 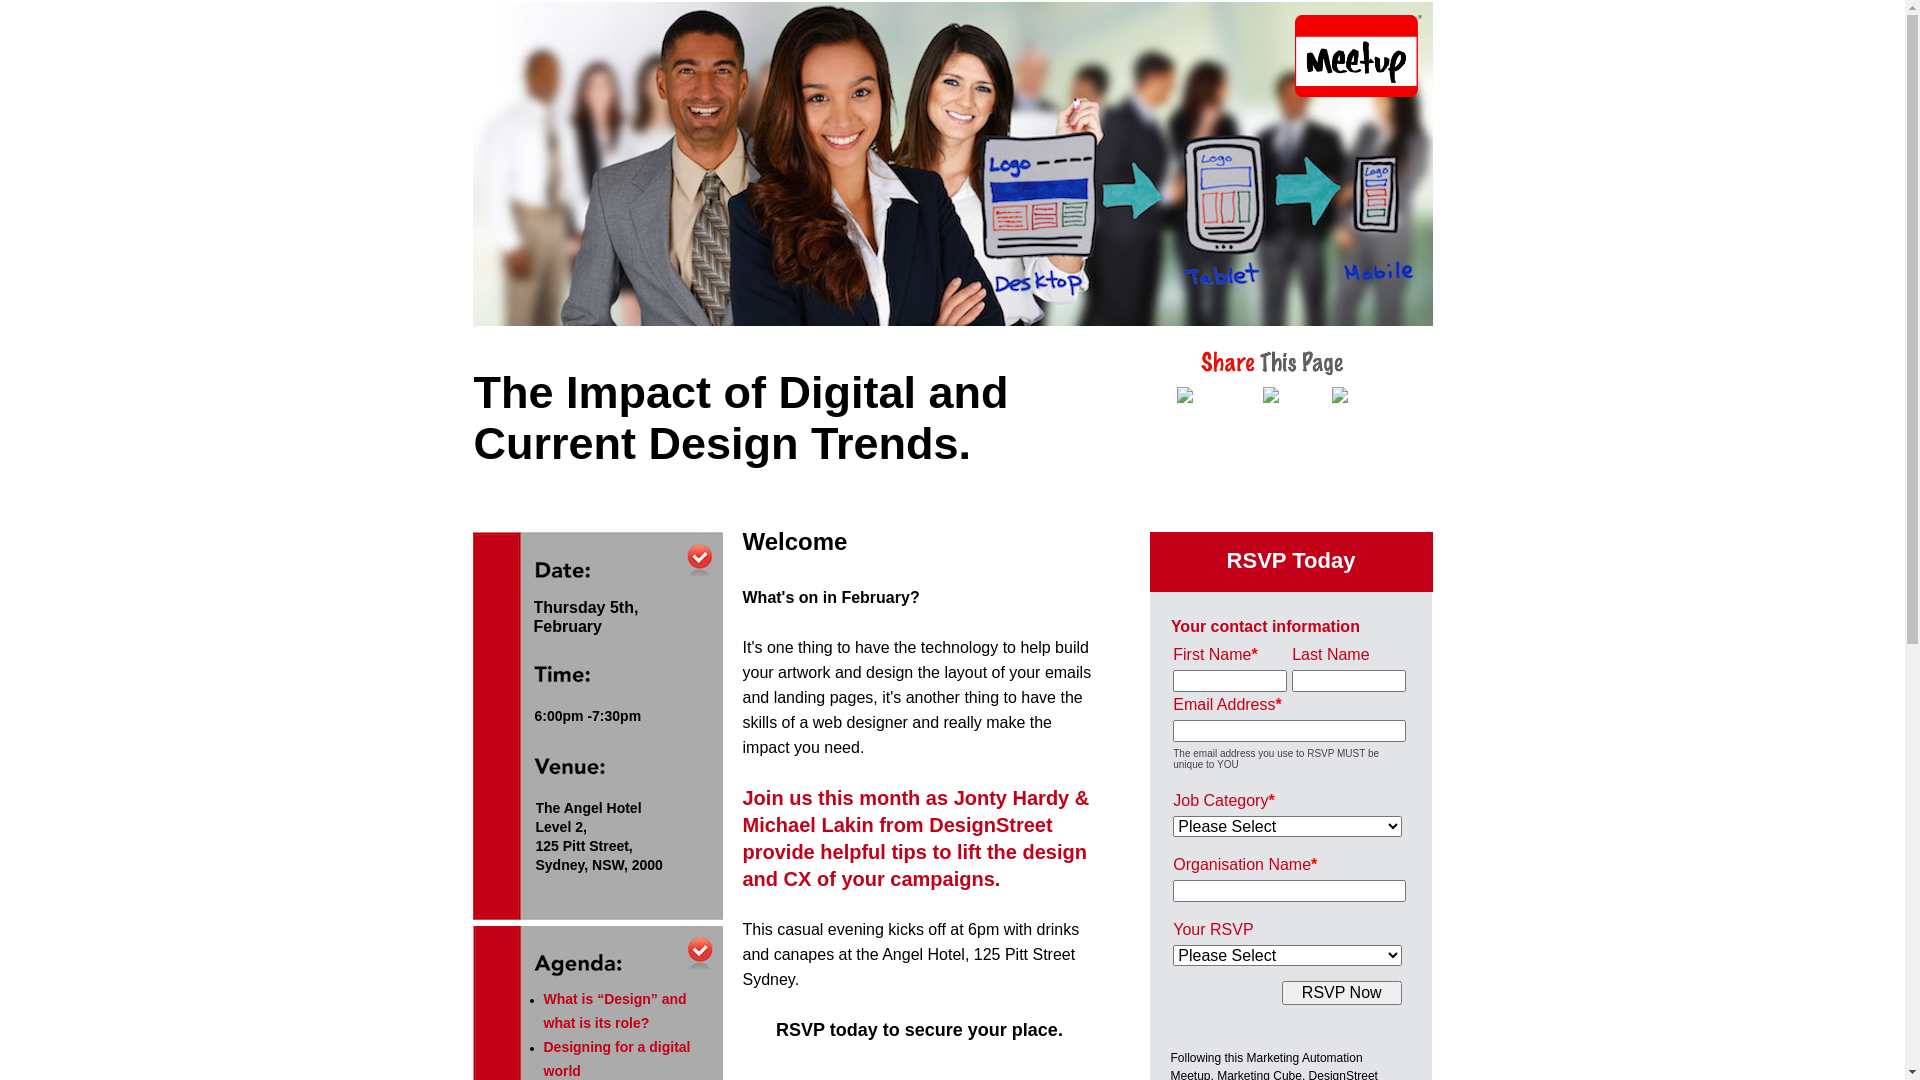 I want to click on 'RSVP Now', so click(x=1342, y=992).